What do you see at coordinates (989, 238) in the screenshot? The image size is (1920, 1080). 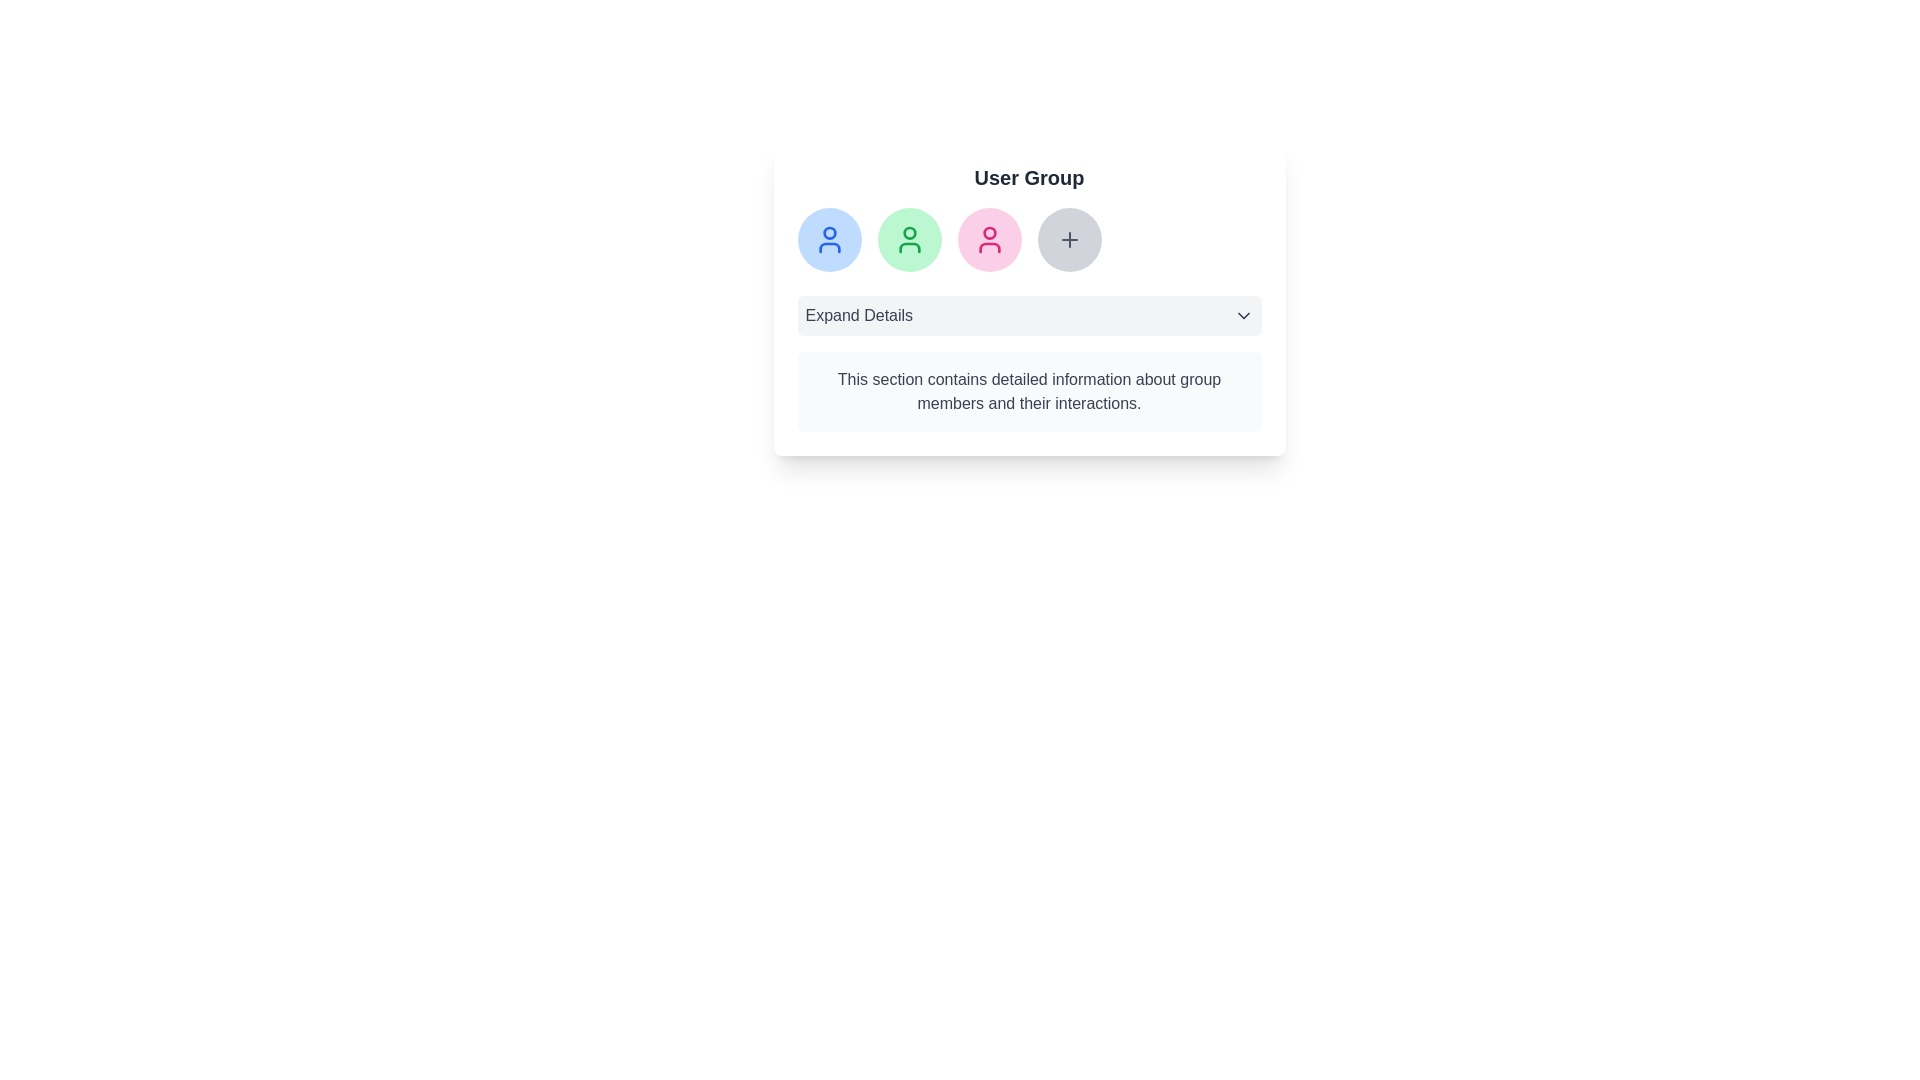 I see `the circular user avatar icon with a pink background and white border` at bounding box center [989, 238].